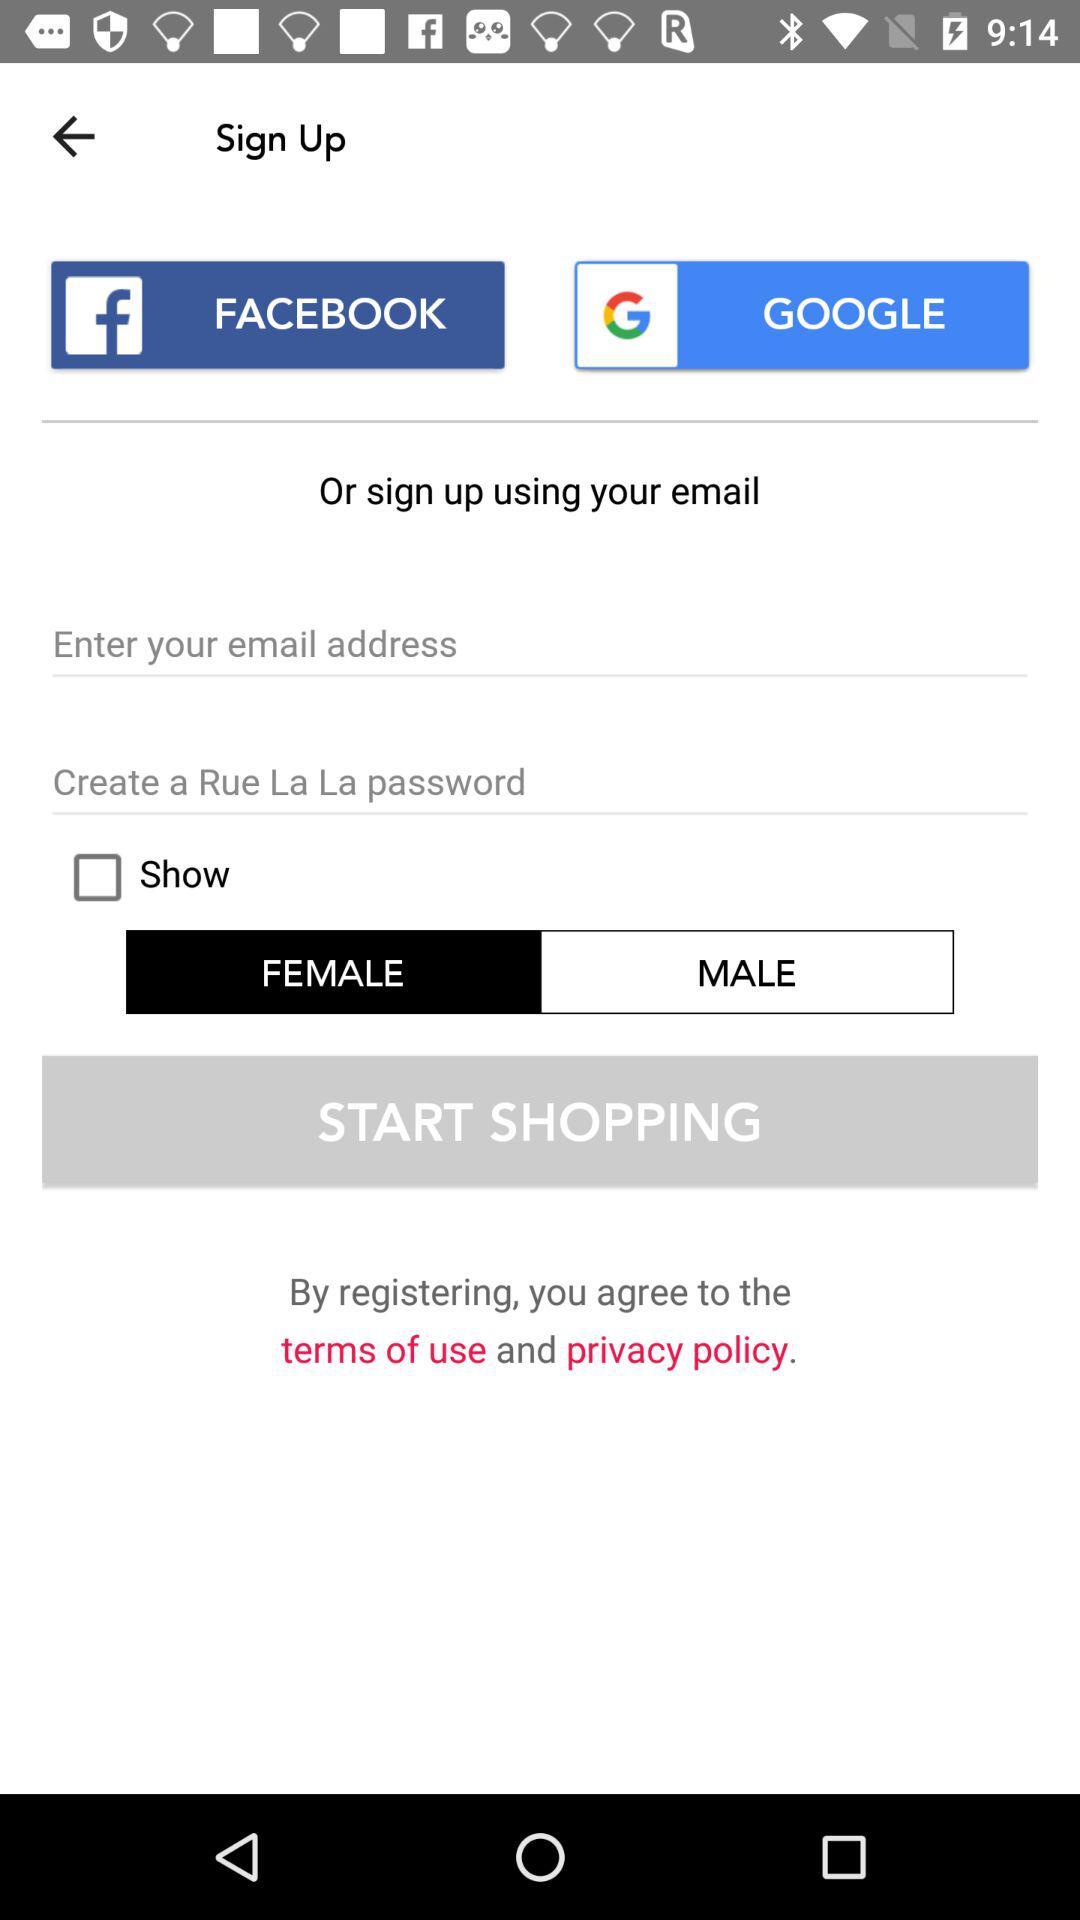  I want to click on item below the by registering you icon, so click(676, 1352).